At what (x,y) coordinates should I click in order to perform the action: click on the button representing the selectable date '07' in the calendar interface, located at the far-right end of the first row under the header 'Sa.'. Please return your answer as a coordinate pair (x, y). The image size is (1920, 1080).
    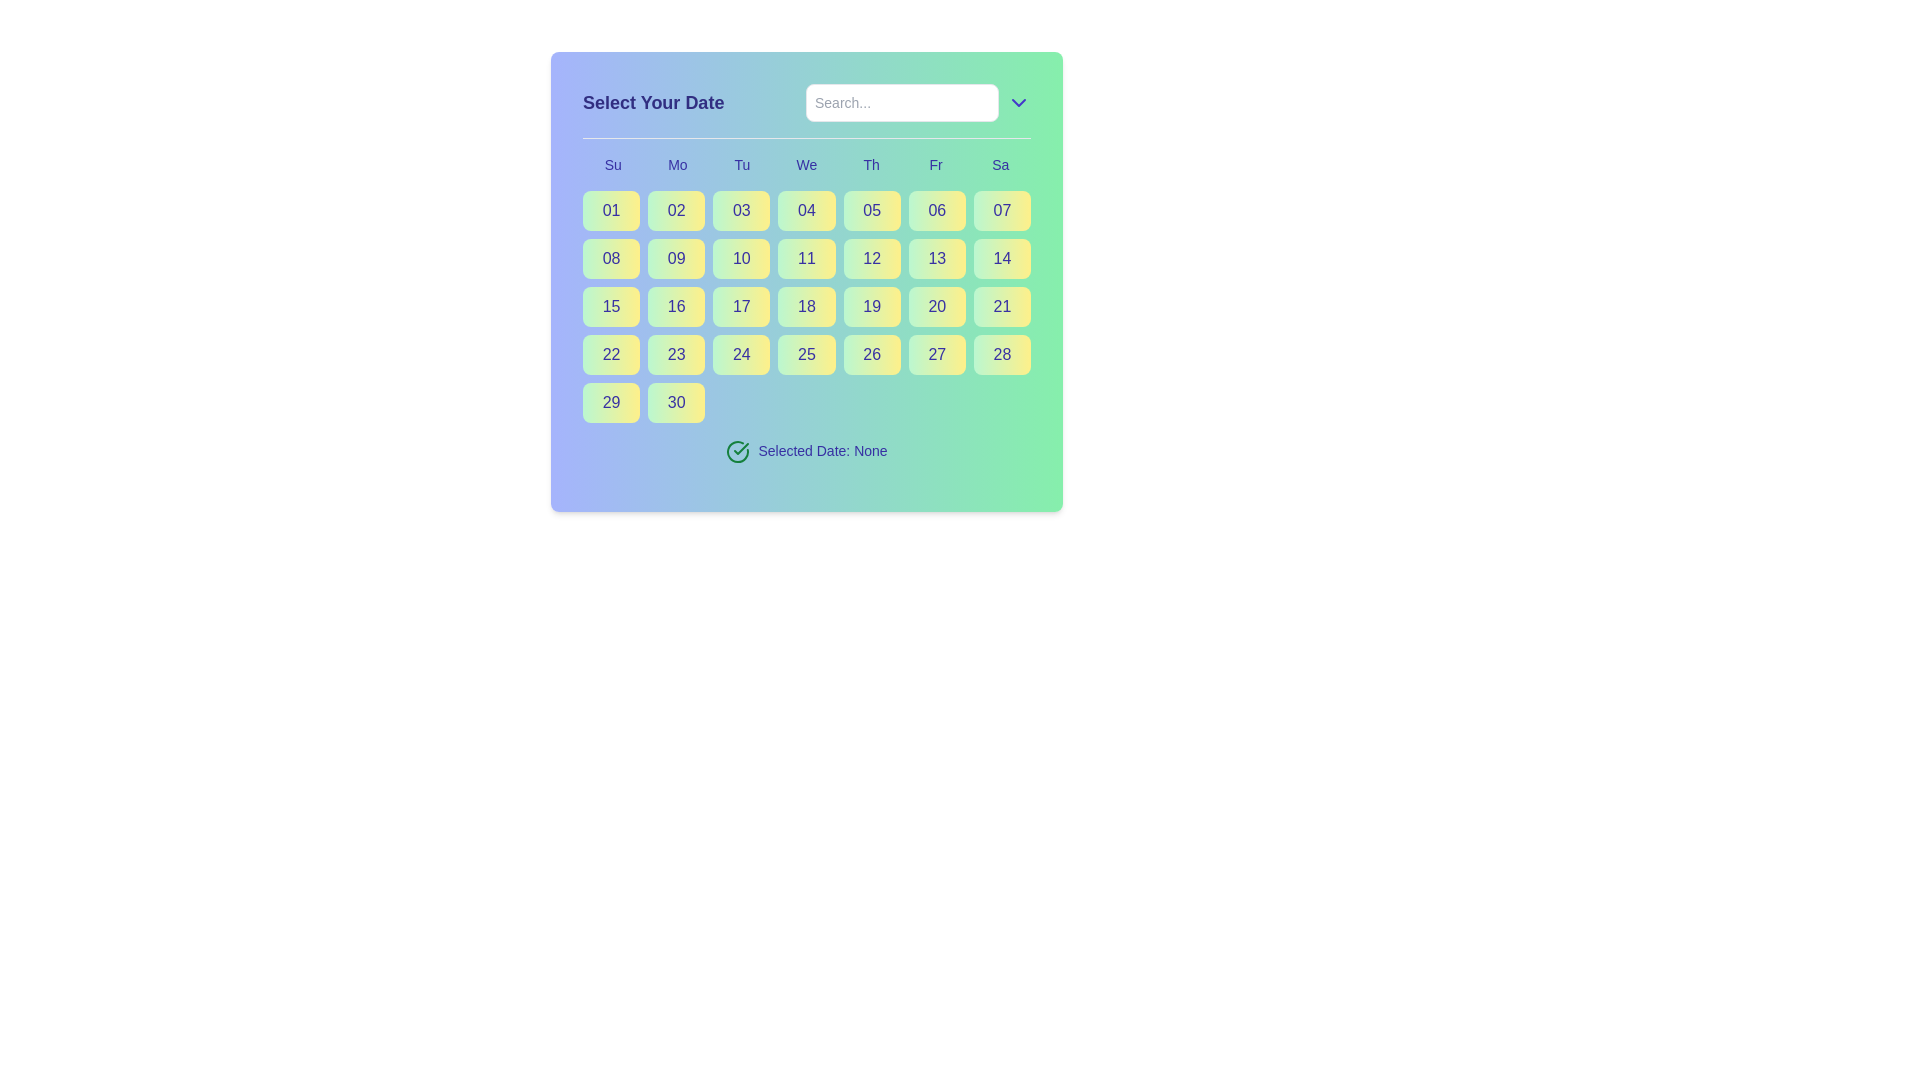
    Looking at the image, I should click on (1002, 211).